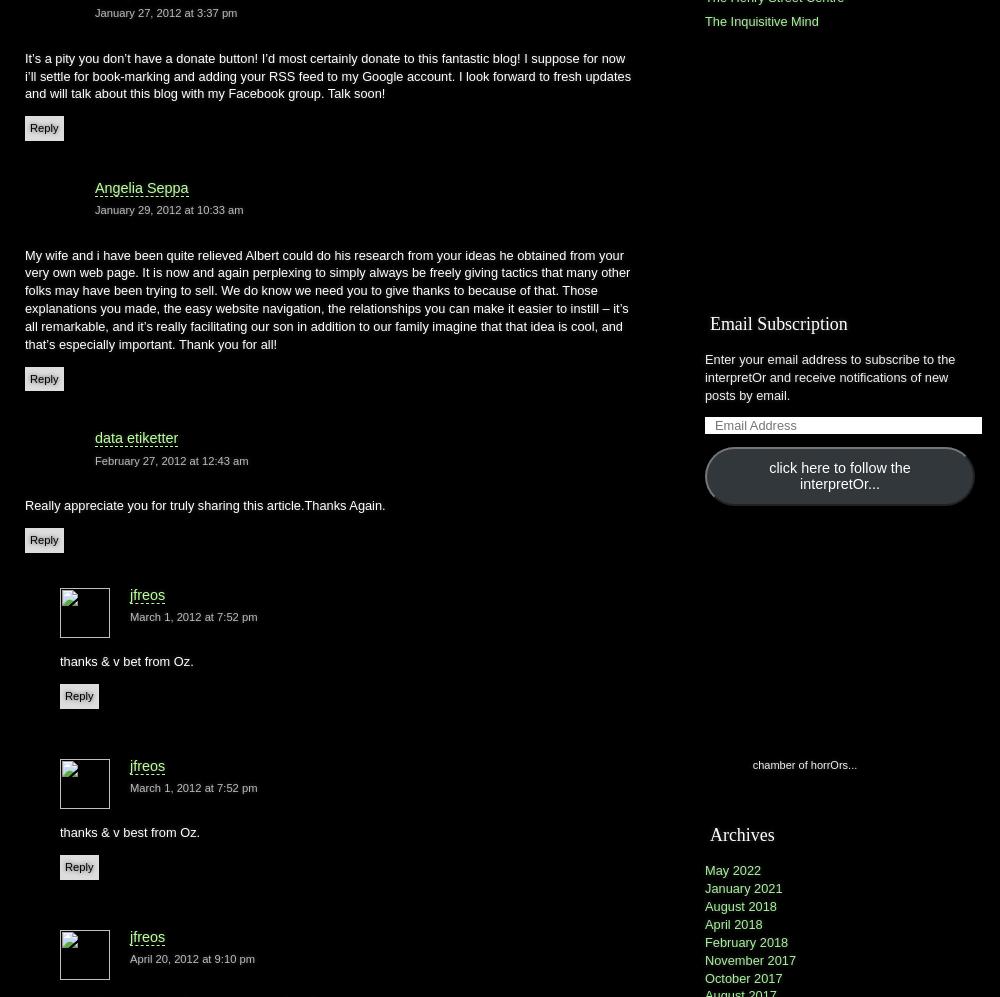 This screenshot has height=997, width=1000. Describe the element at coordinates (829, 376) in the screenshot. I see `'Enter your email address to subscribe to the interpretOr and receive notifications of new posts by email.'` at that location.